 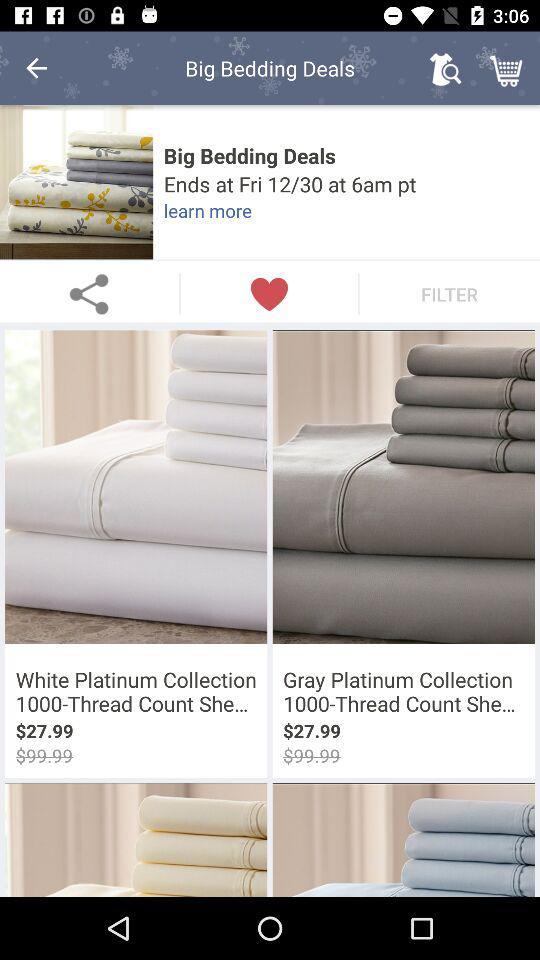 What do you see at coordinates (88, 293) in the screenshot?
I see `share` at bounding box center [88, 293].